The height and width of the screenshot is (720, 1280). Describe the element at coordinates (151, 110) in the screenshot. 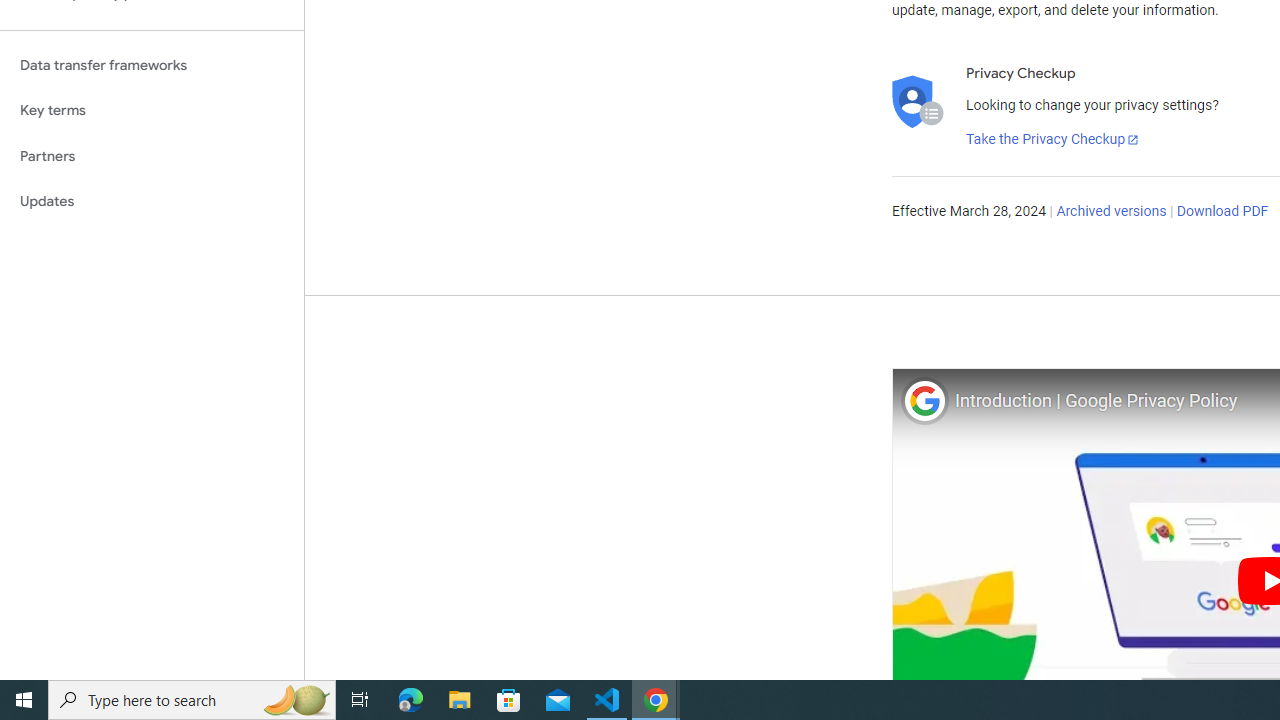

I see `'Key terms'` at that location.